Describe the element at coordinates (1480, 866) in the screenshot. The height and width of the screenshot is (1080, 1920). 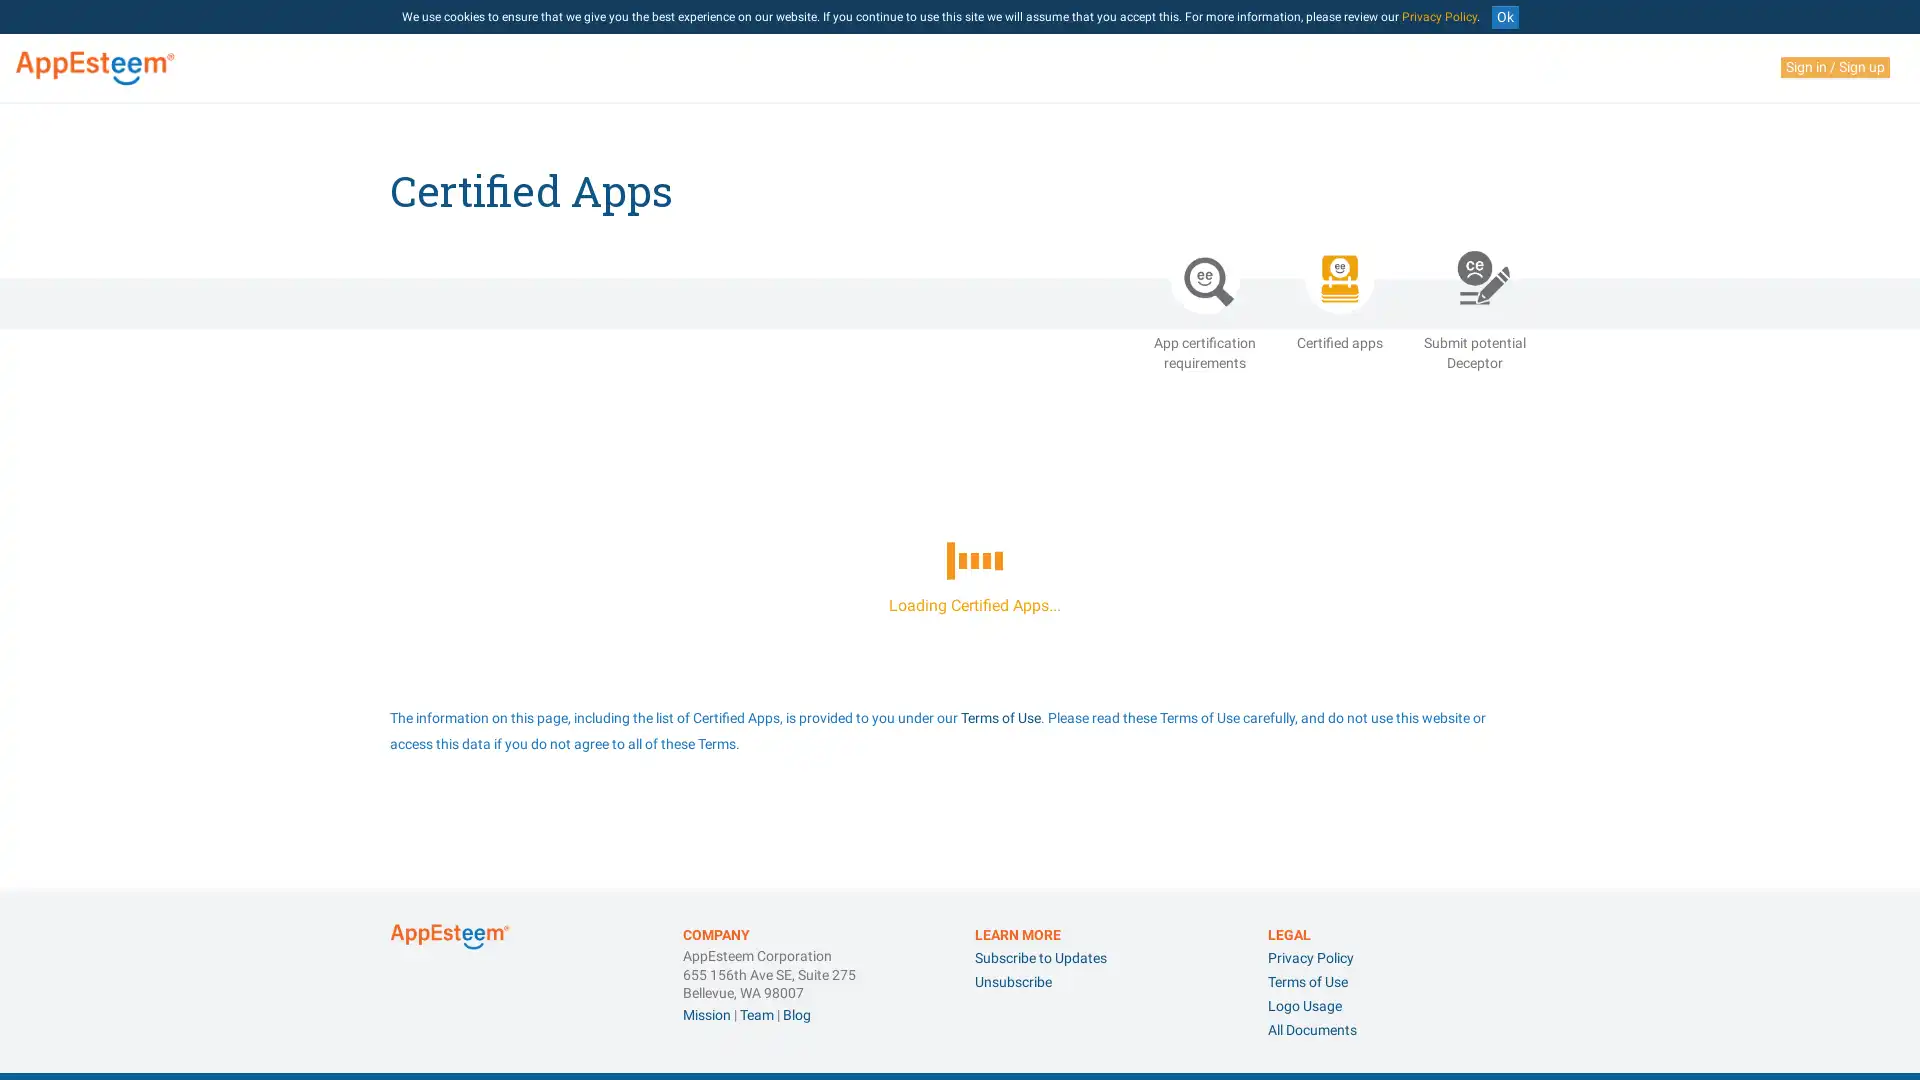
I see `read more` at that location.